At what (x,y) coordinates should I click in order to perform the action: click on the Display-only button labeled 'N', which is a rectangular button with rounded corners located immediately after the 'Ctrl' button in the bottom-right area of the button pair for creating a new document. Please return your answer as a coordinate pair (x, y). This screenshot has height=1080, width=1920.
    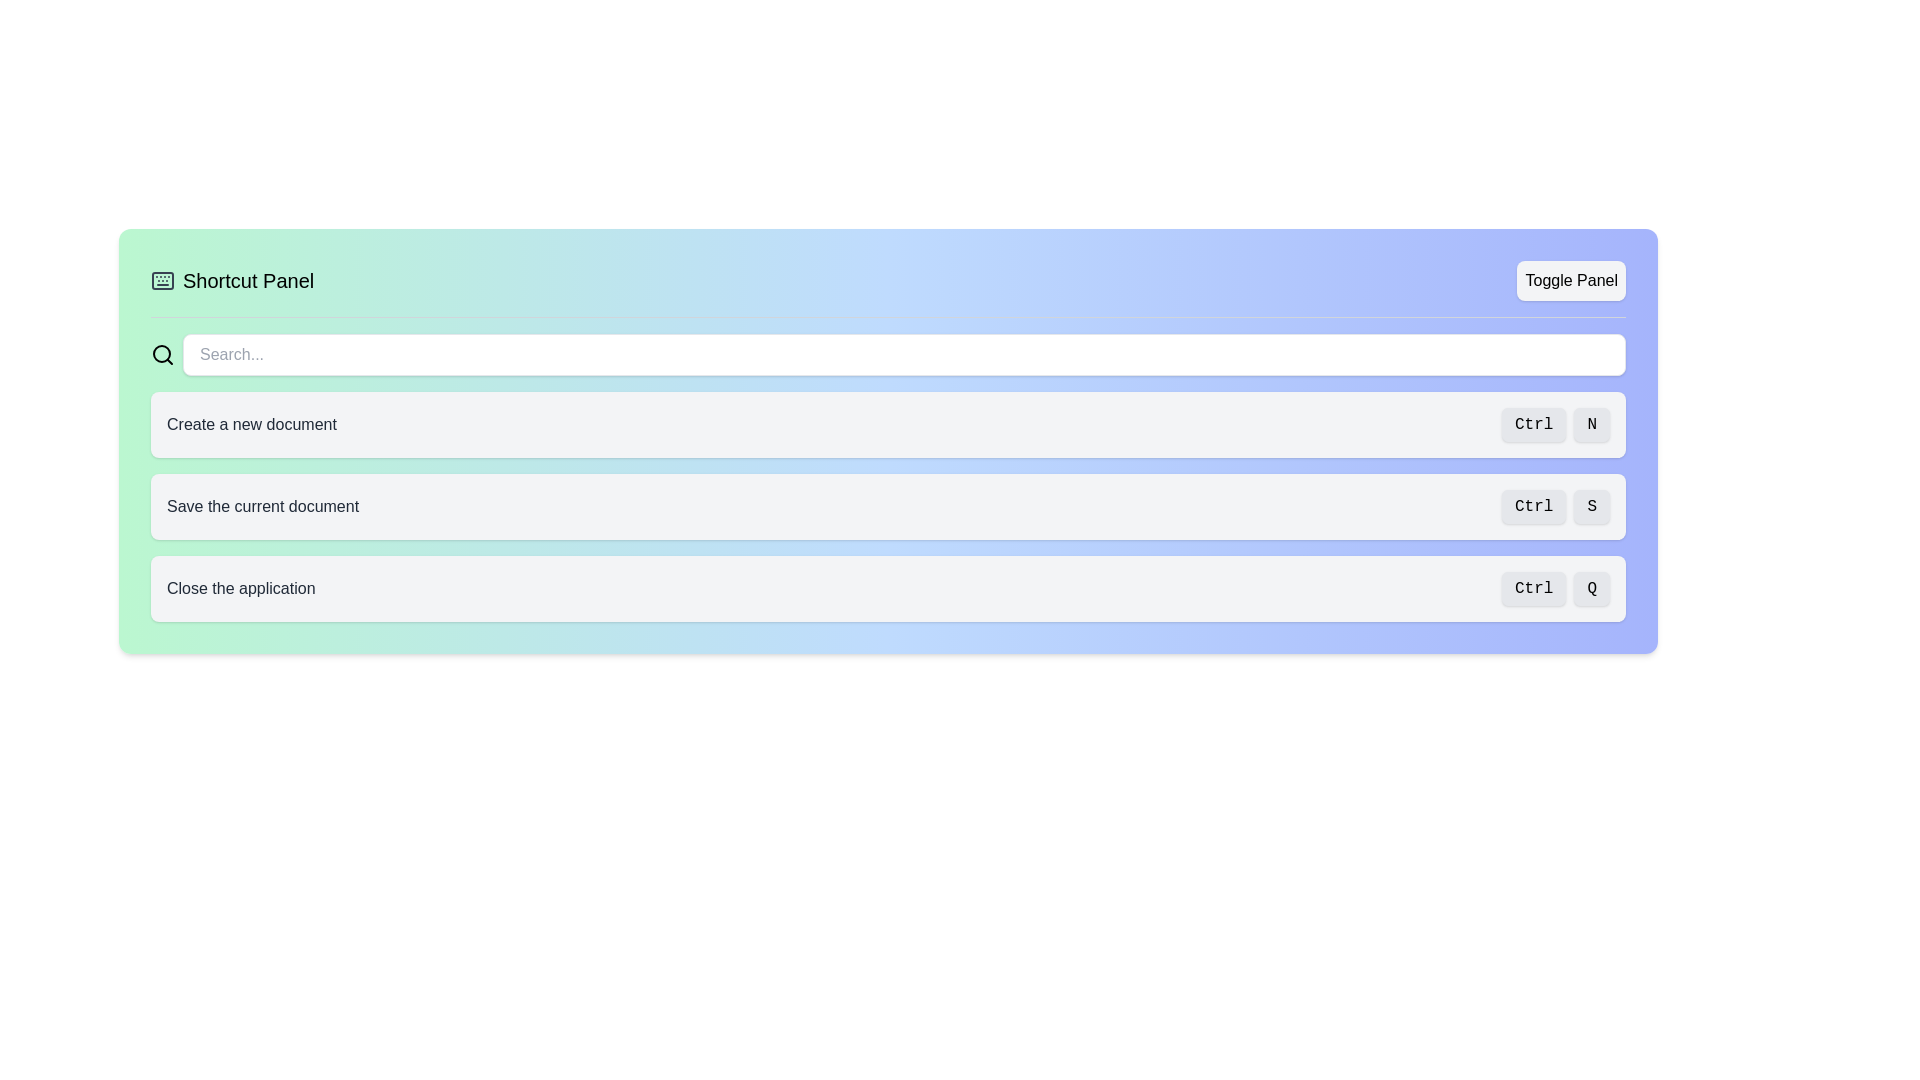
    Looking at the image, I should click on (1591, 423).